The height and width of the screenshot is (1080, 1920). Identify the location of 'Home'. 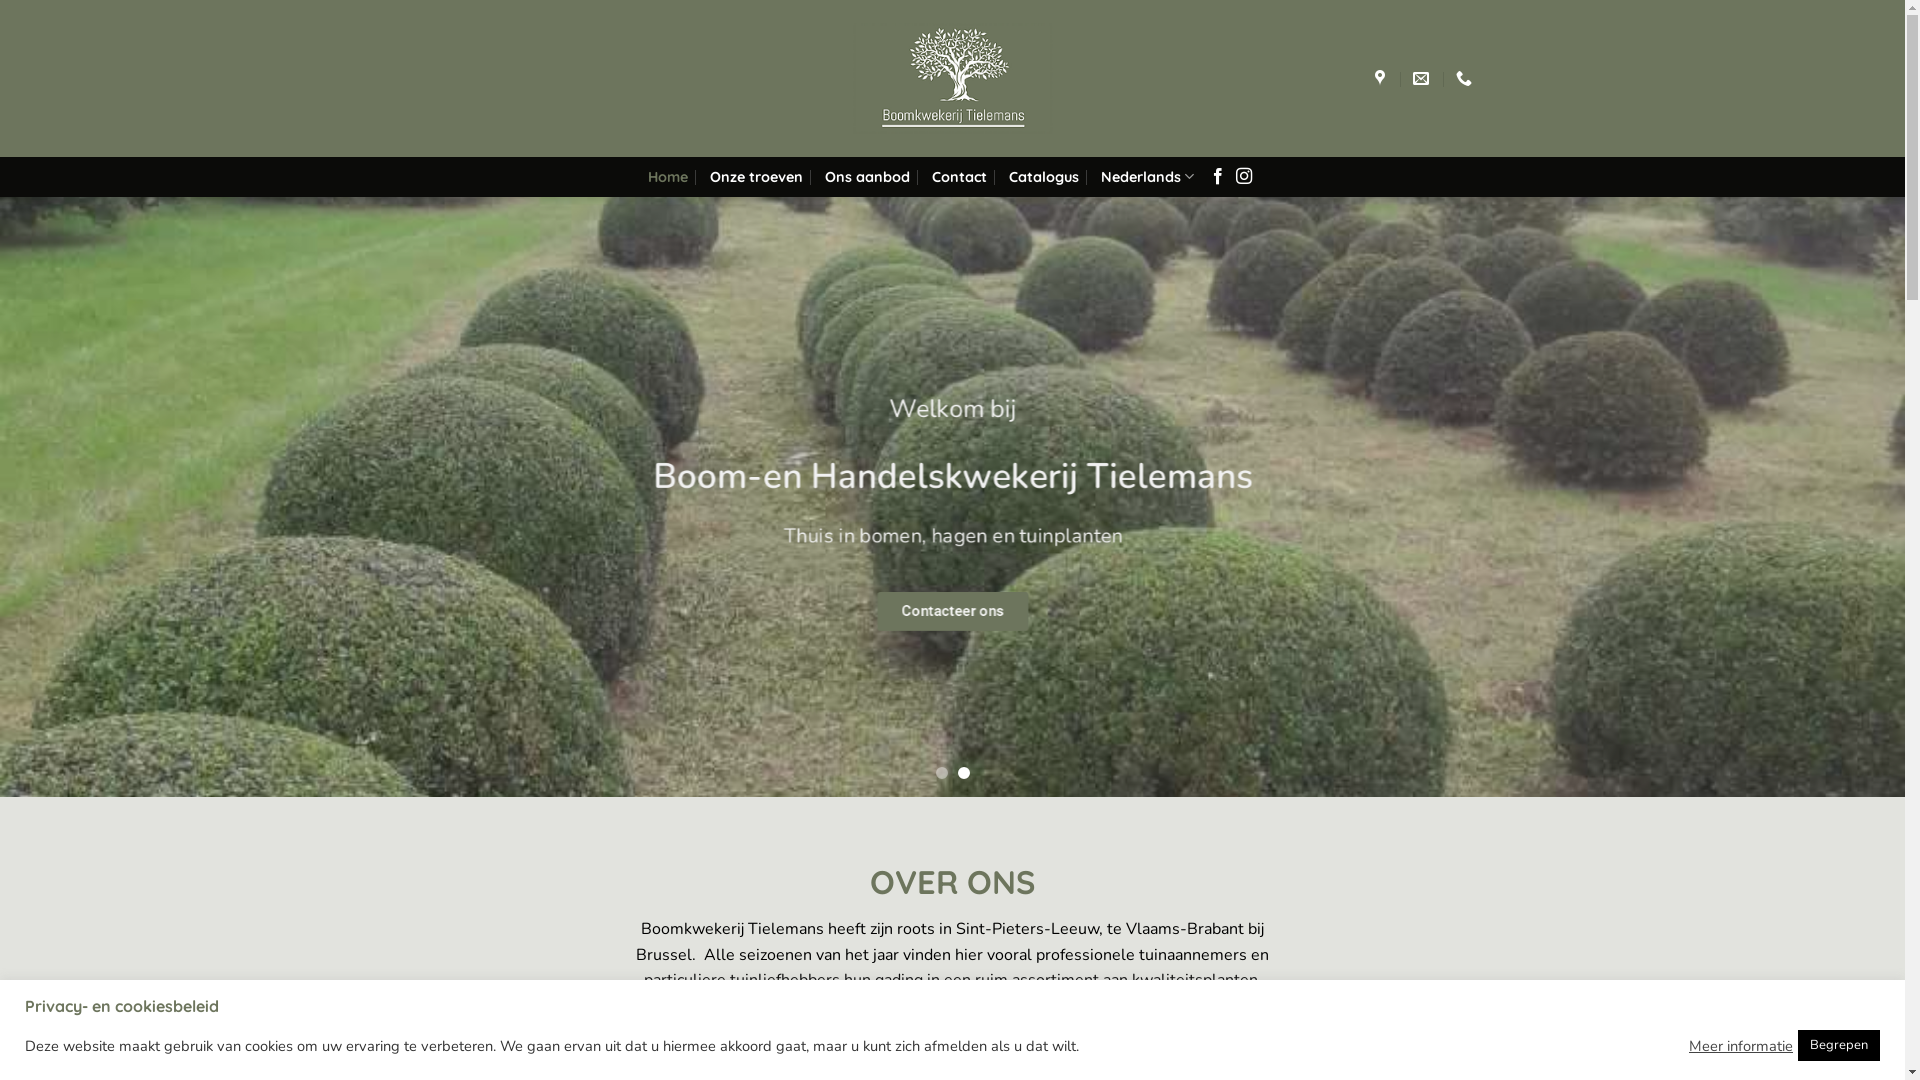
(667, 176).